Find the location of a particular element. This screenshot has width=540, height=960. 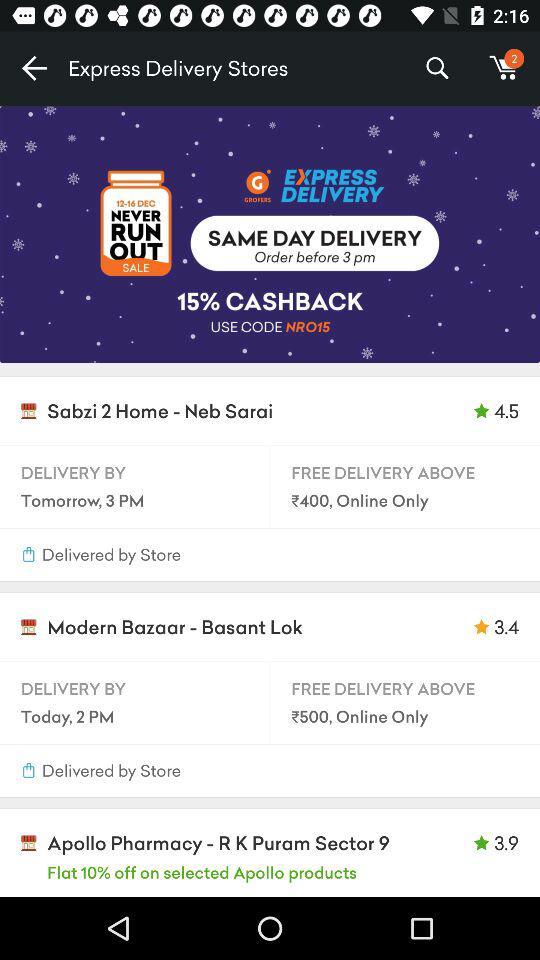

item next to express delivery stores item is located at coordinates (33, 68).